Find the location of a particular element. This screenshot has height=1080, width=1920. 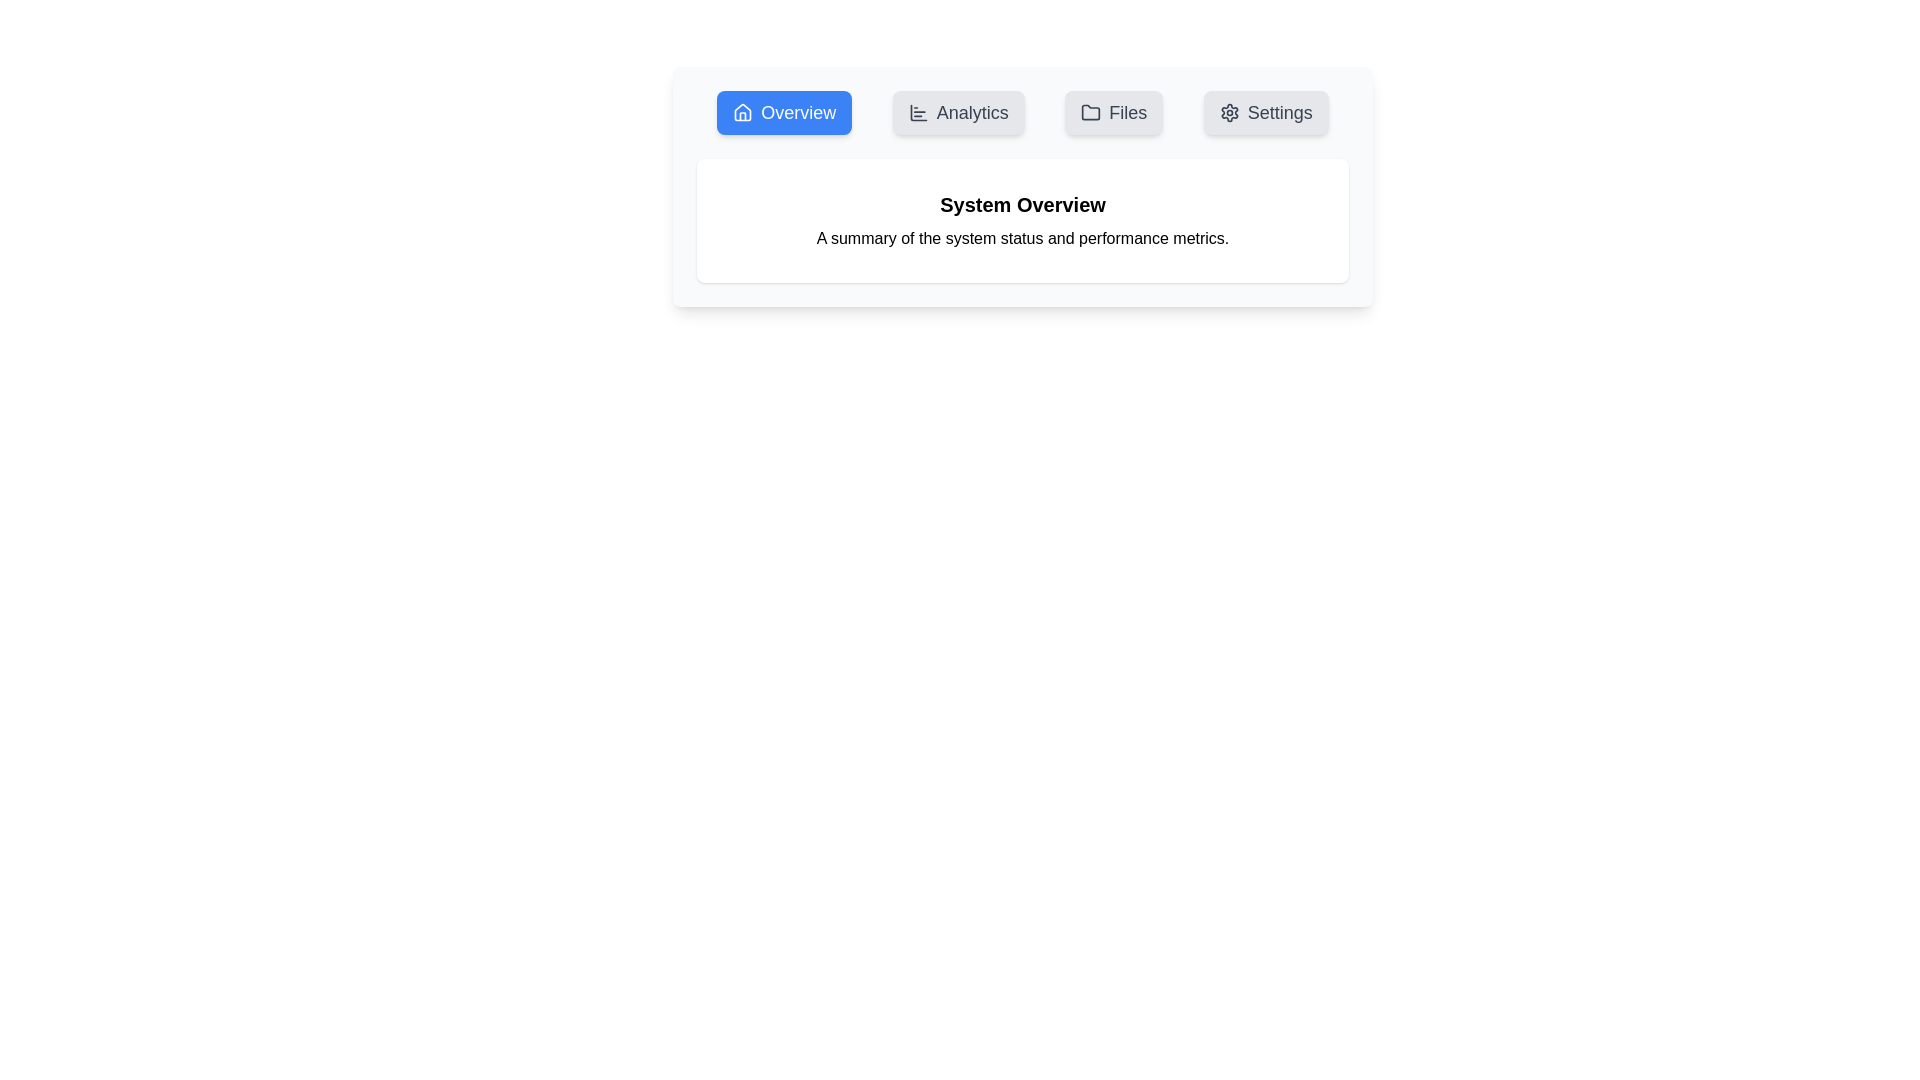

the text label in the top navigation bar that serves as the label for file-related functions, located between the 'Analytics' and 'Settings' buttons is located at coordinates (1128, 112).